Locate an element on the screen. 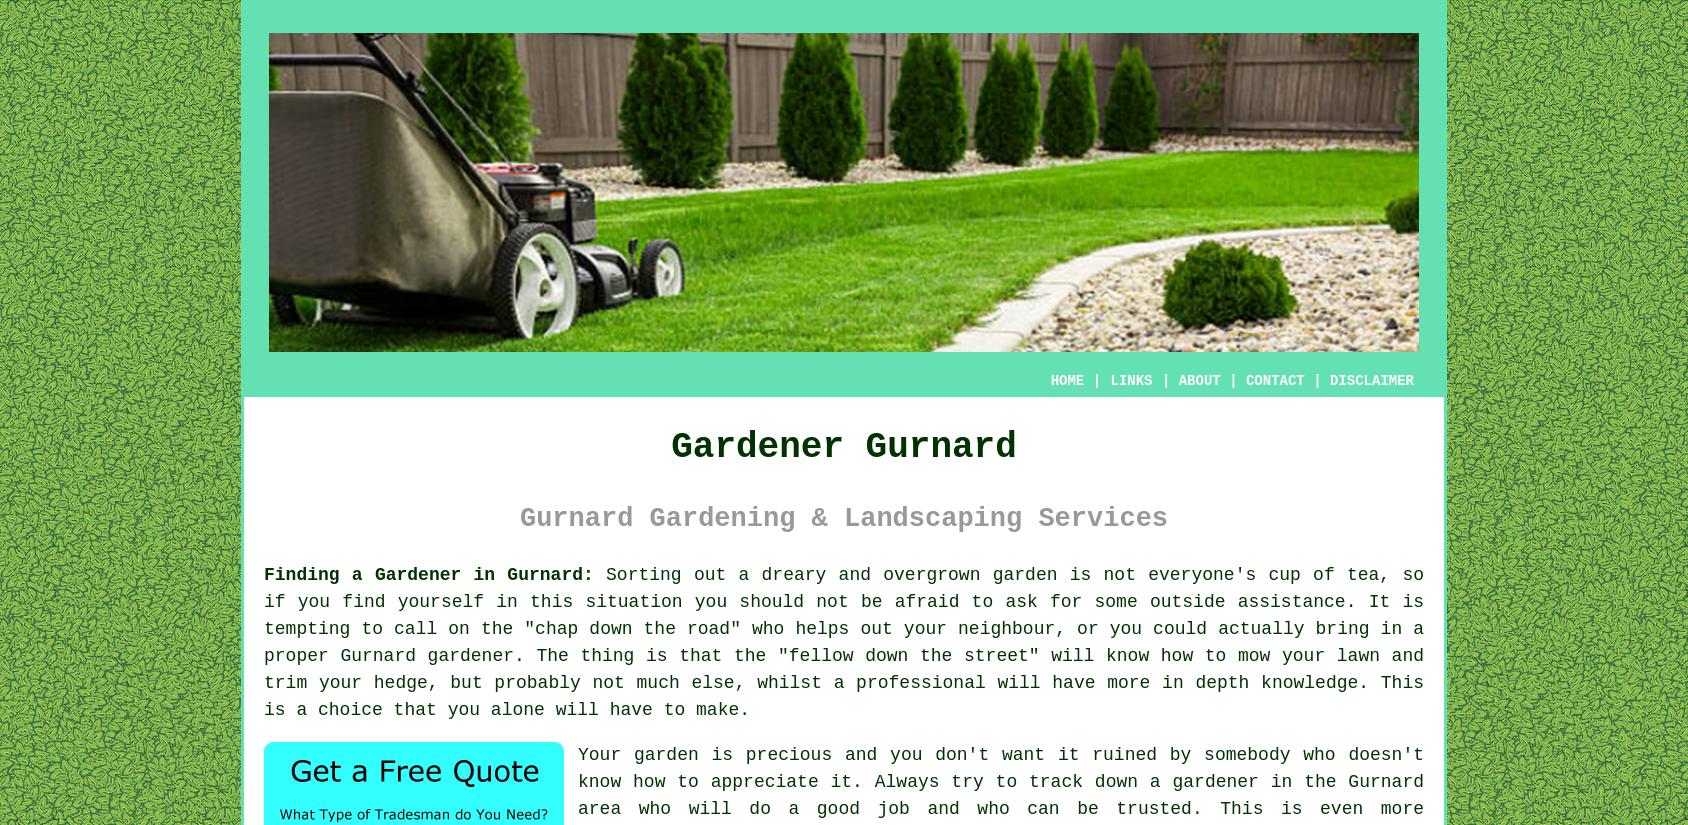  'LINKS' is located at coordinates (1129, 380).